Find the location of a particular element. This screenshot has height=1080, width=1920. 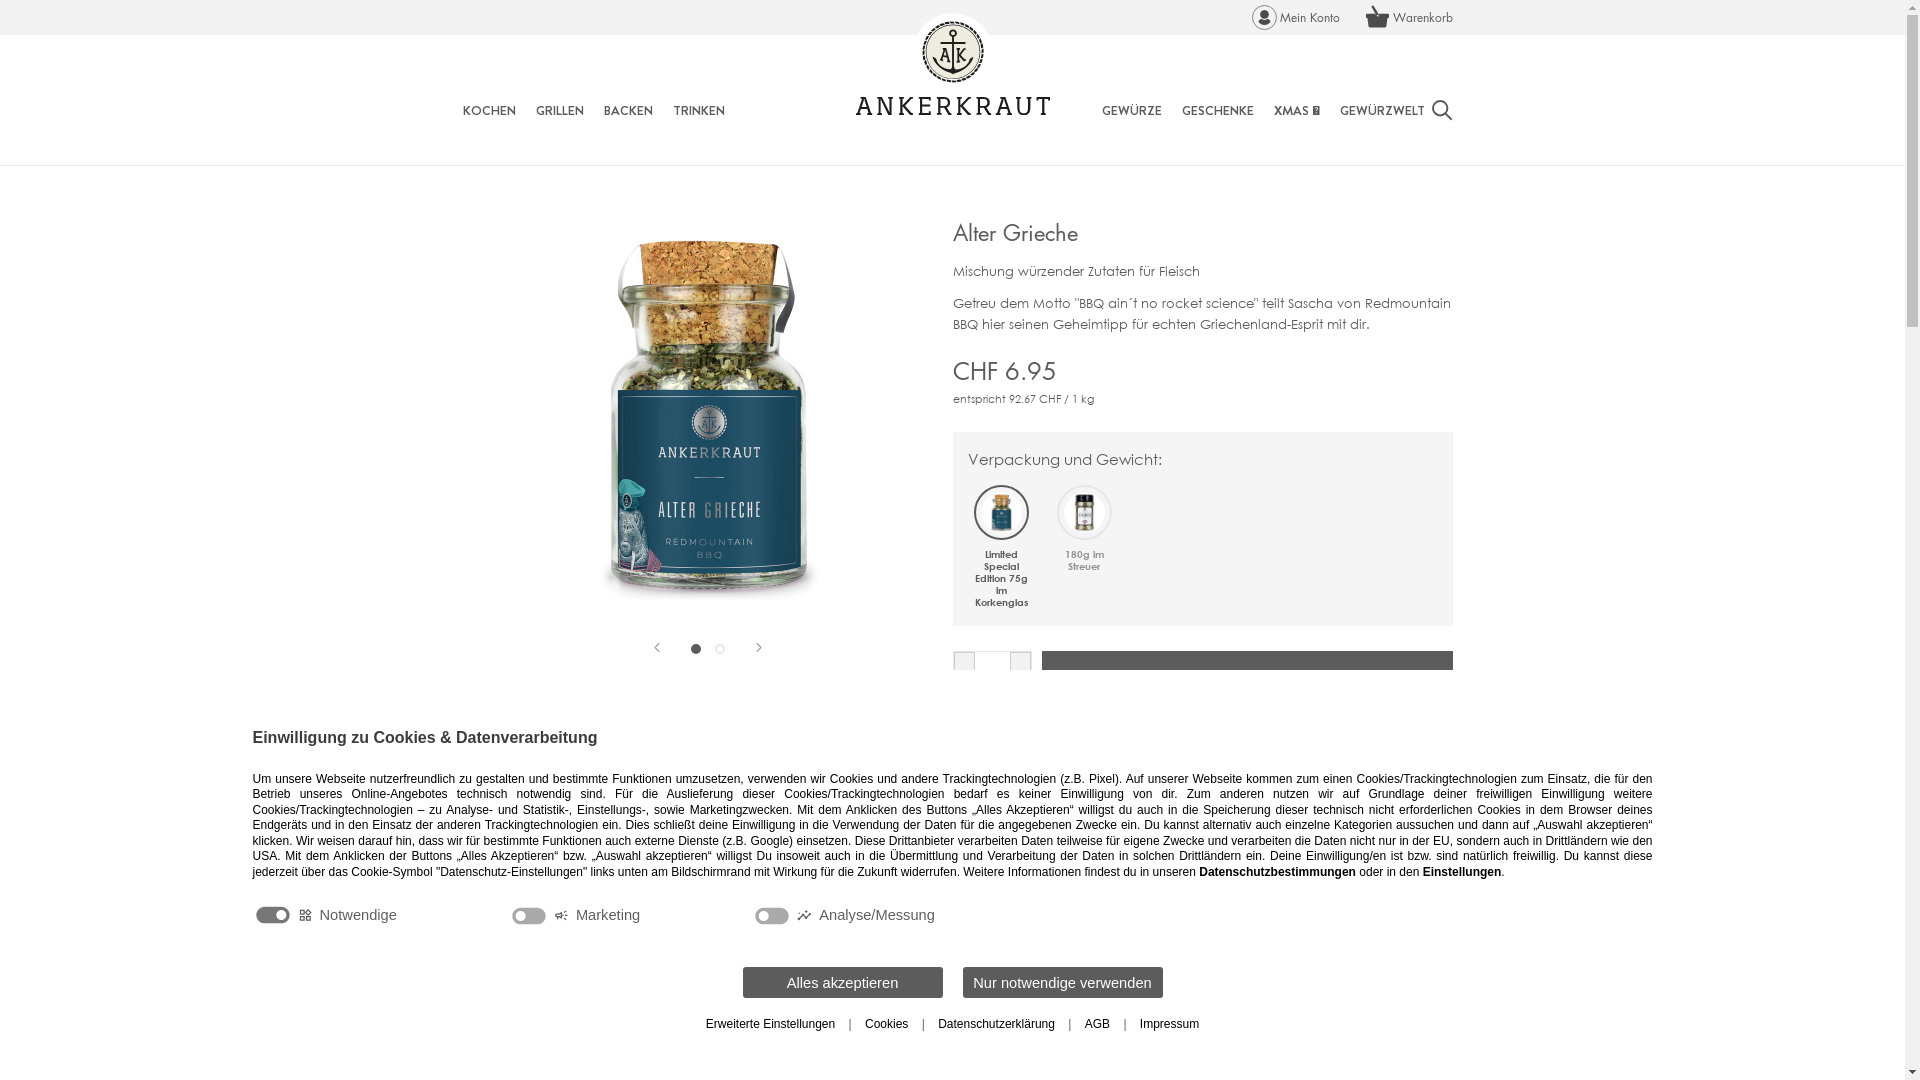

'Erweiterte Einstellungen' is located at coordinates (696, 1023).